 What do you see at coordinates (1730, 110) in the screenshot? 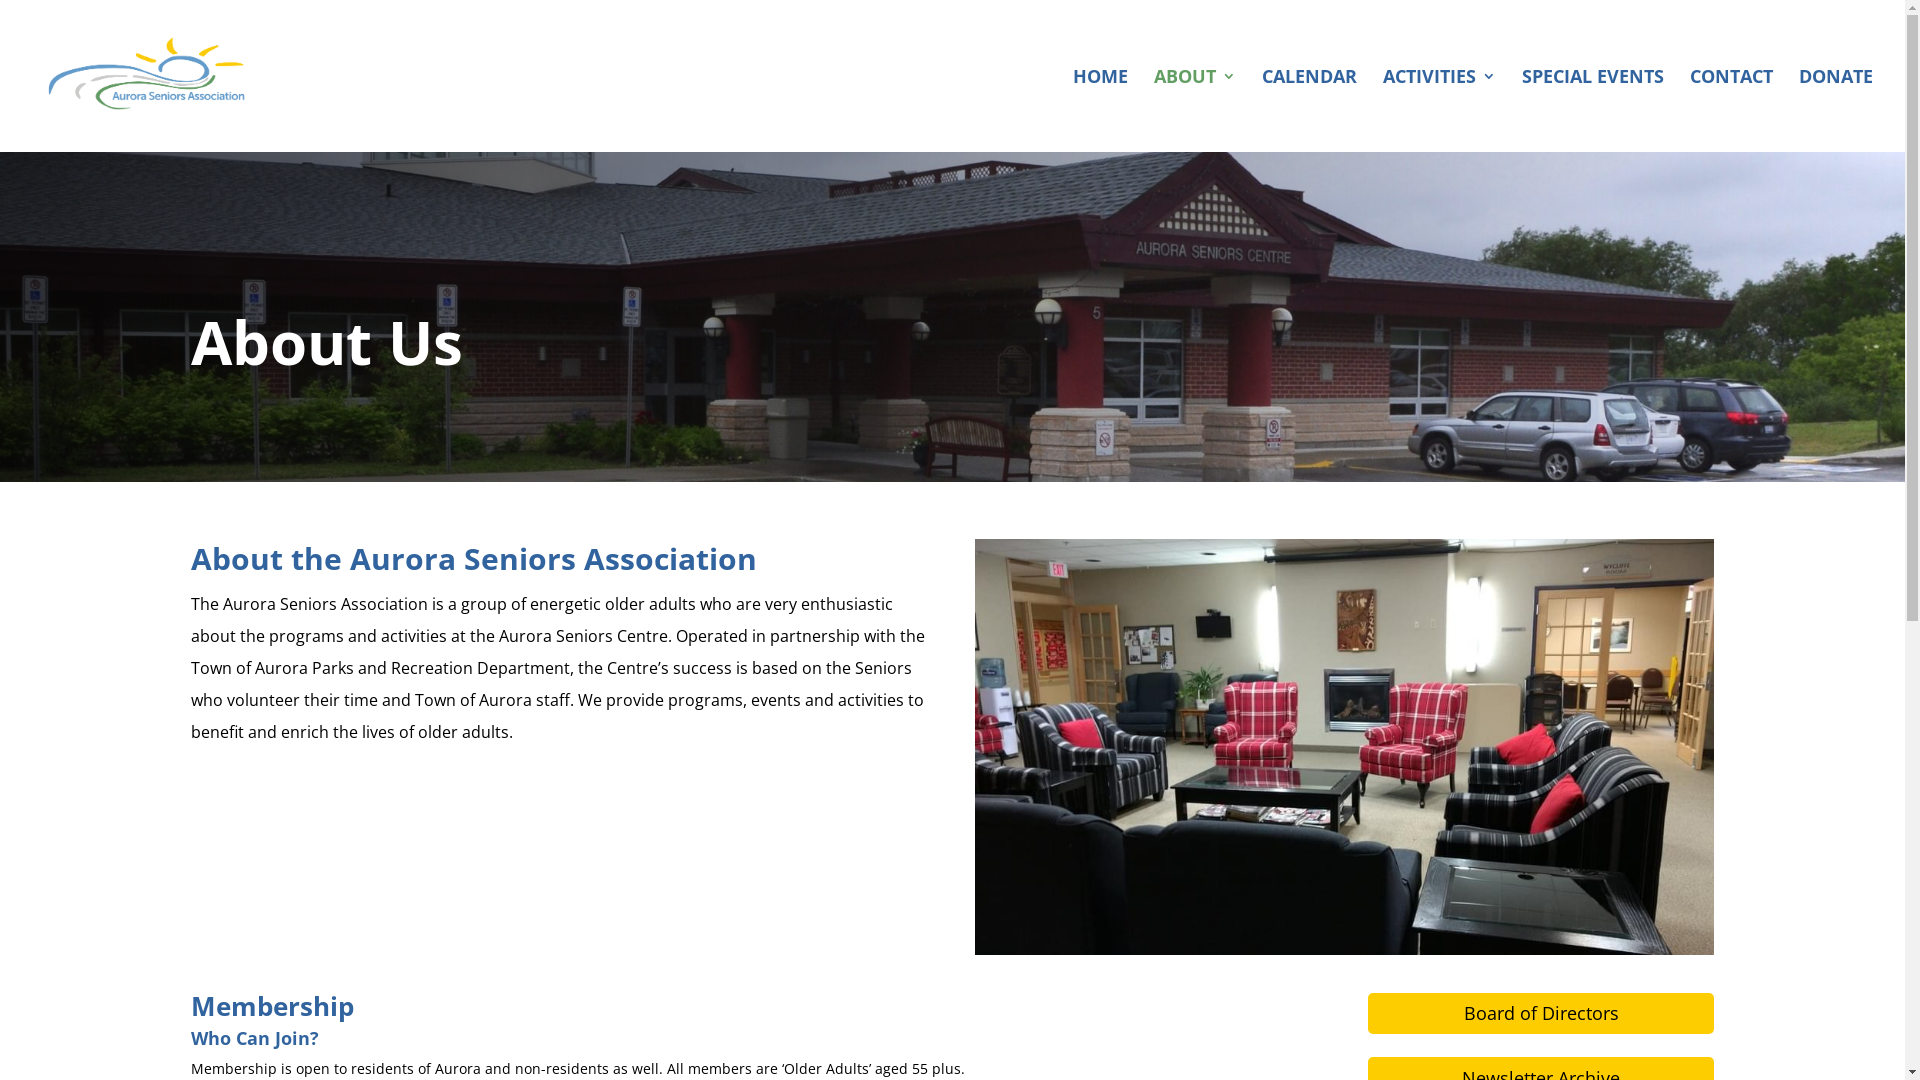
I see `'CONTACT'` at bounding box center [1730, 110].